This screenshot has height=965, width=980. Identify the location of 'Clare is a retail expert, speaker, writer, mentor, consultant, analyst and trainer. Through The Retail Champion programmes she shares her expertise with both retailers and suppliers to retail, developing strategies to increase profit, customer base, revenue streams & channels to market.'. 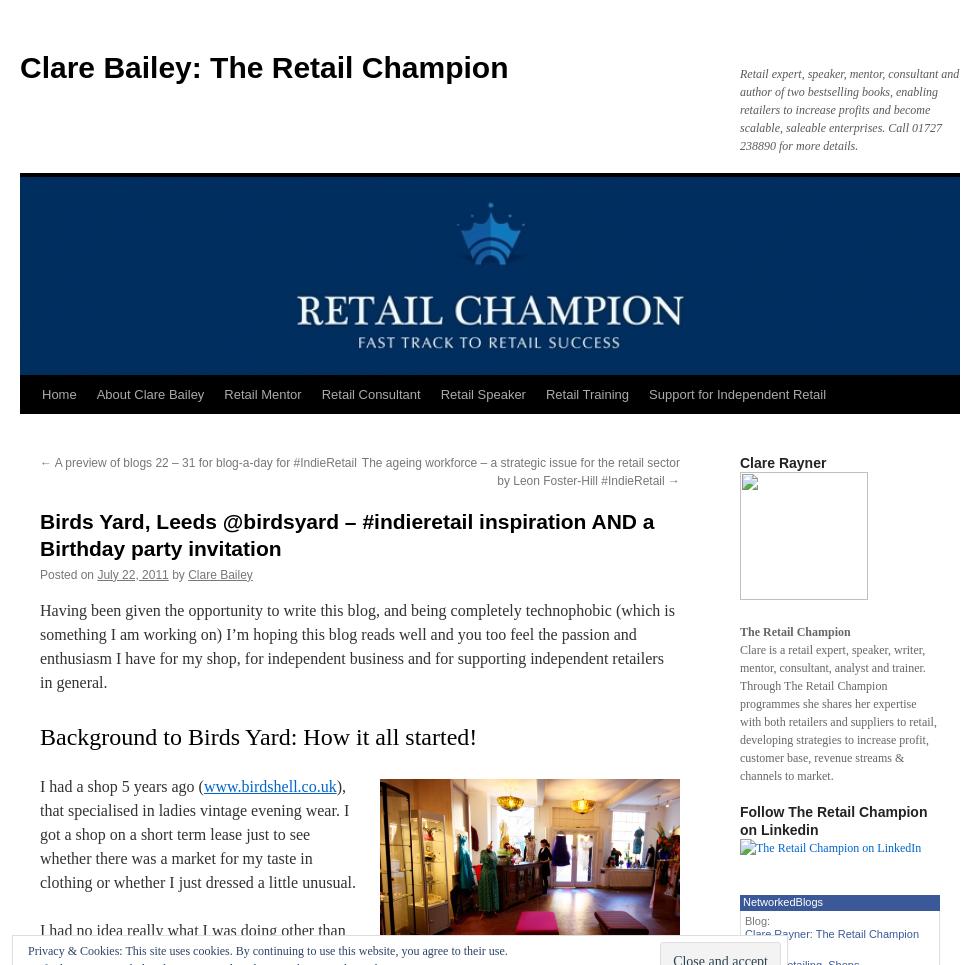
(837, 713).